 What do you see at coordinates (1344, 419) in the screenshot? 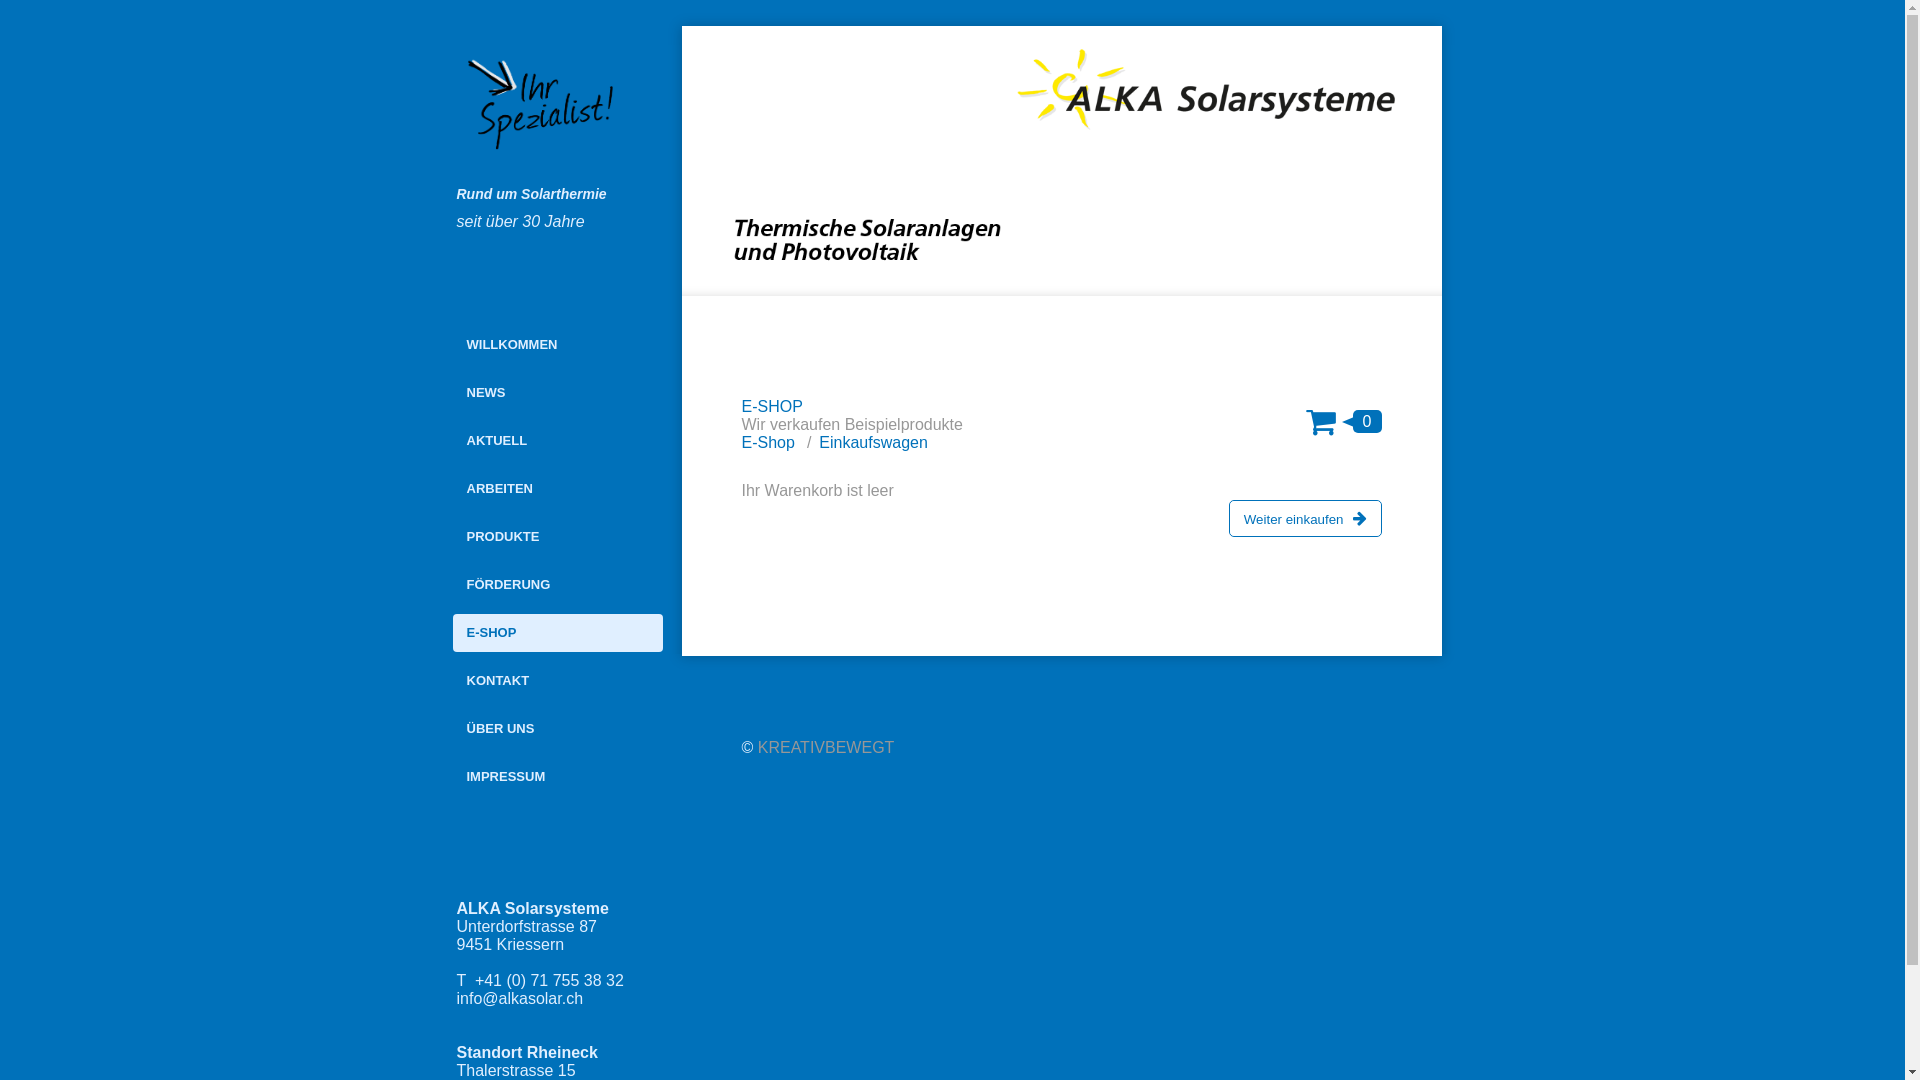
I see `'0'` at bounding box center [1344, 419].